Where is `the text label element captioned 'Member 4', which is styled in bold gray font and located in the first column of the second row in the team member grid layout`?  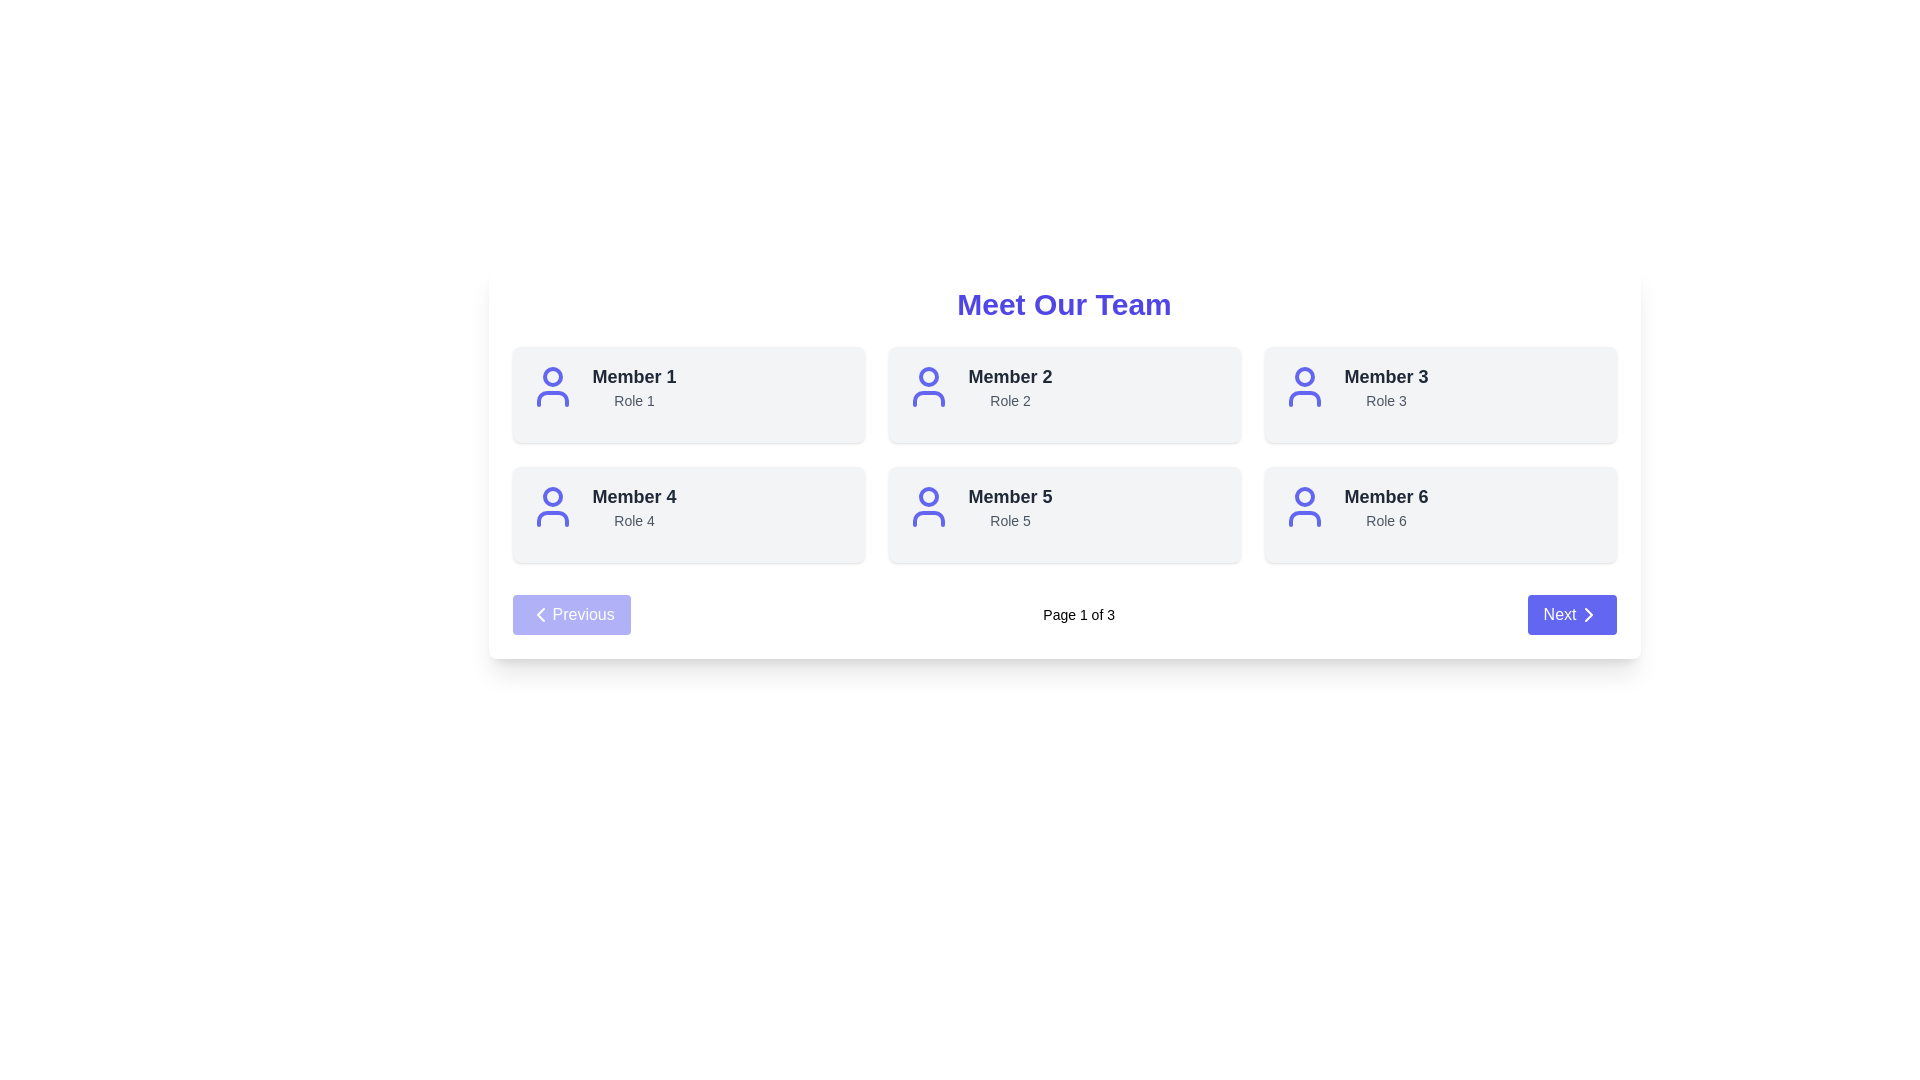 the text label element captioned 'Member 4', which is styled in bold gray font and located in the first column of the second row in the team member grid layout is located at coordinates (633, 496).